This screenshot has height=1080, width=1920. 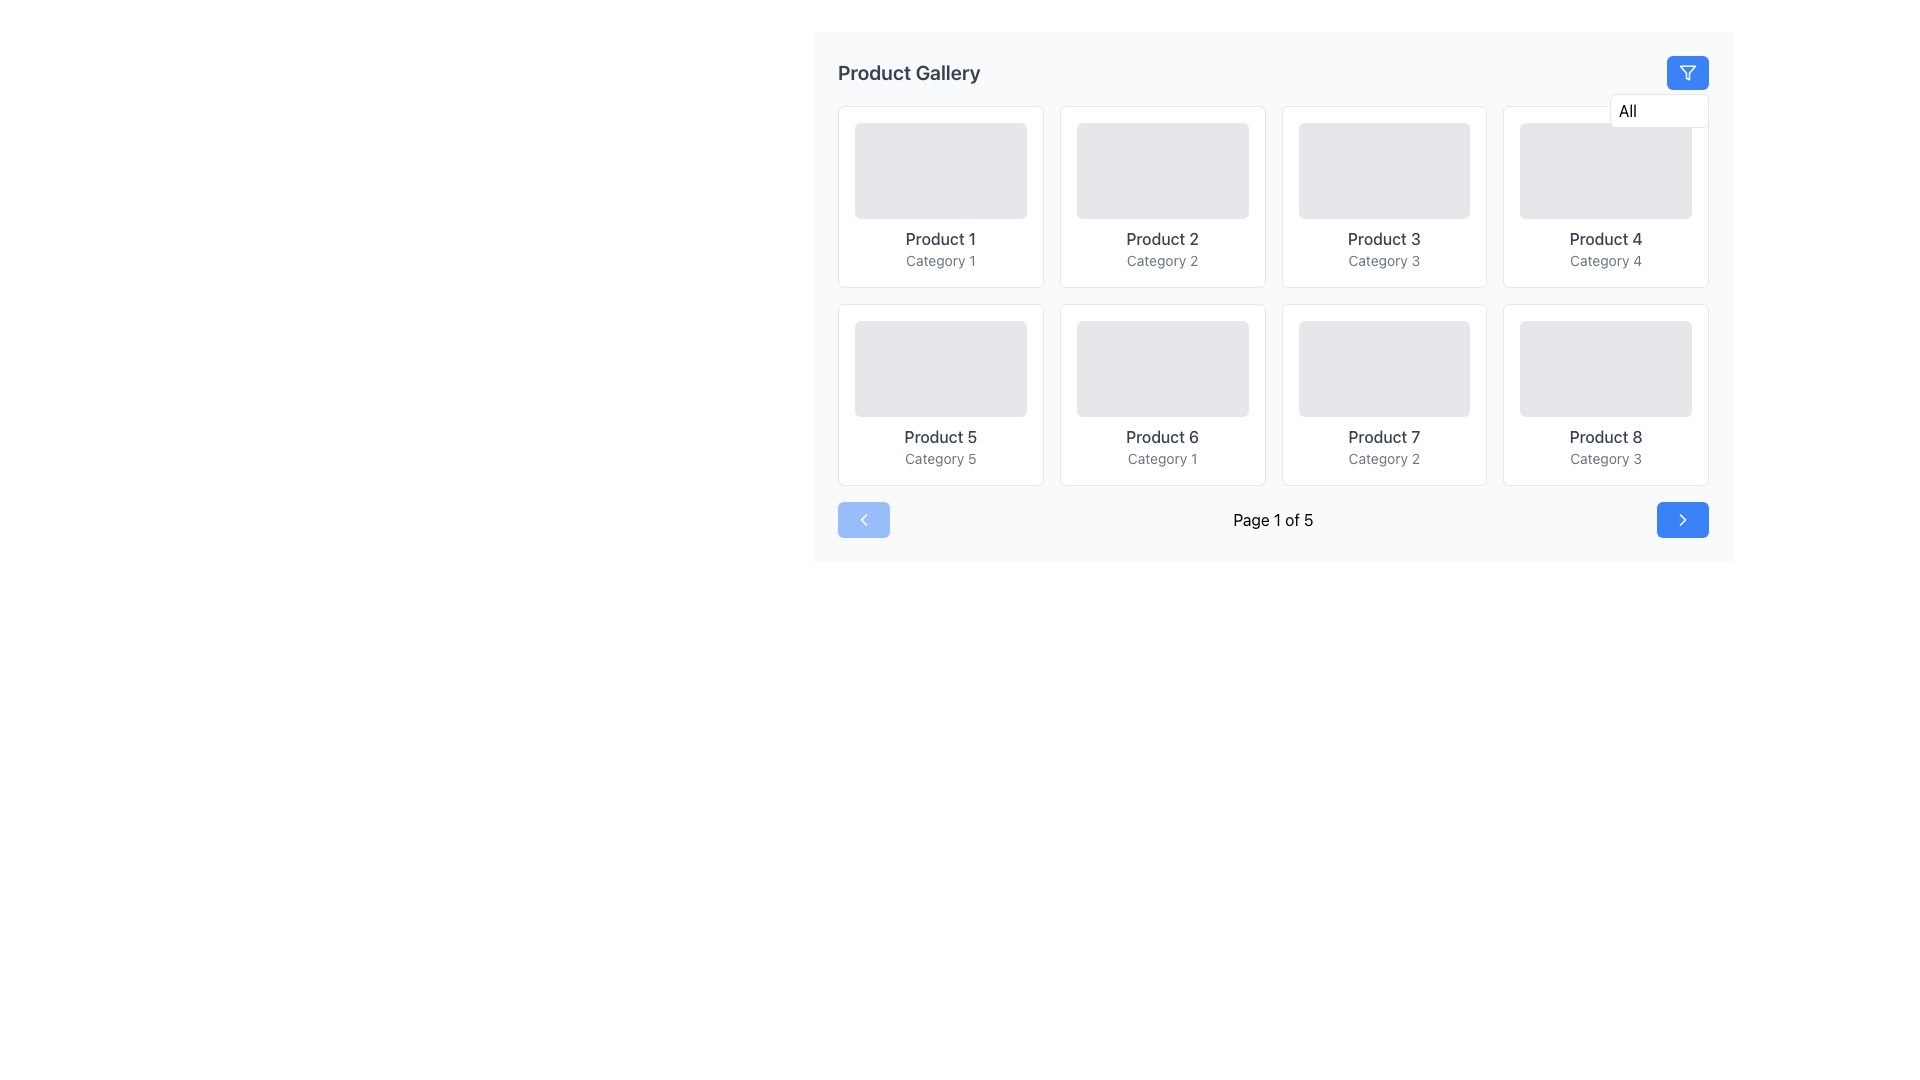 What do you see at coordinates (1272, 519) in the screenshot?
I see `the Text label that indicates the current page number and total number of pages in the gallery, located at the bottom center of the pagination control` at bounding box center [1272, 519].